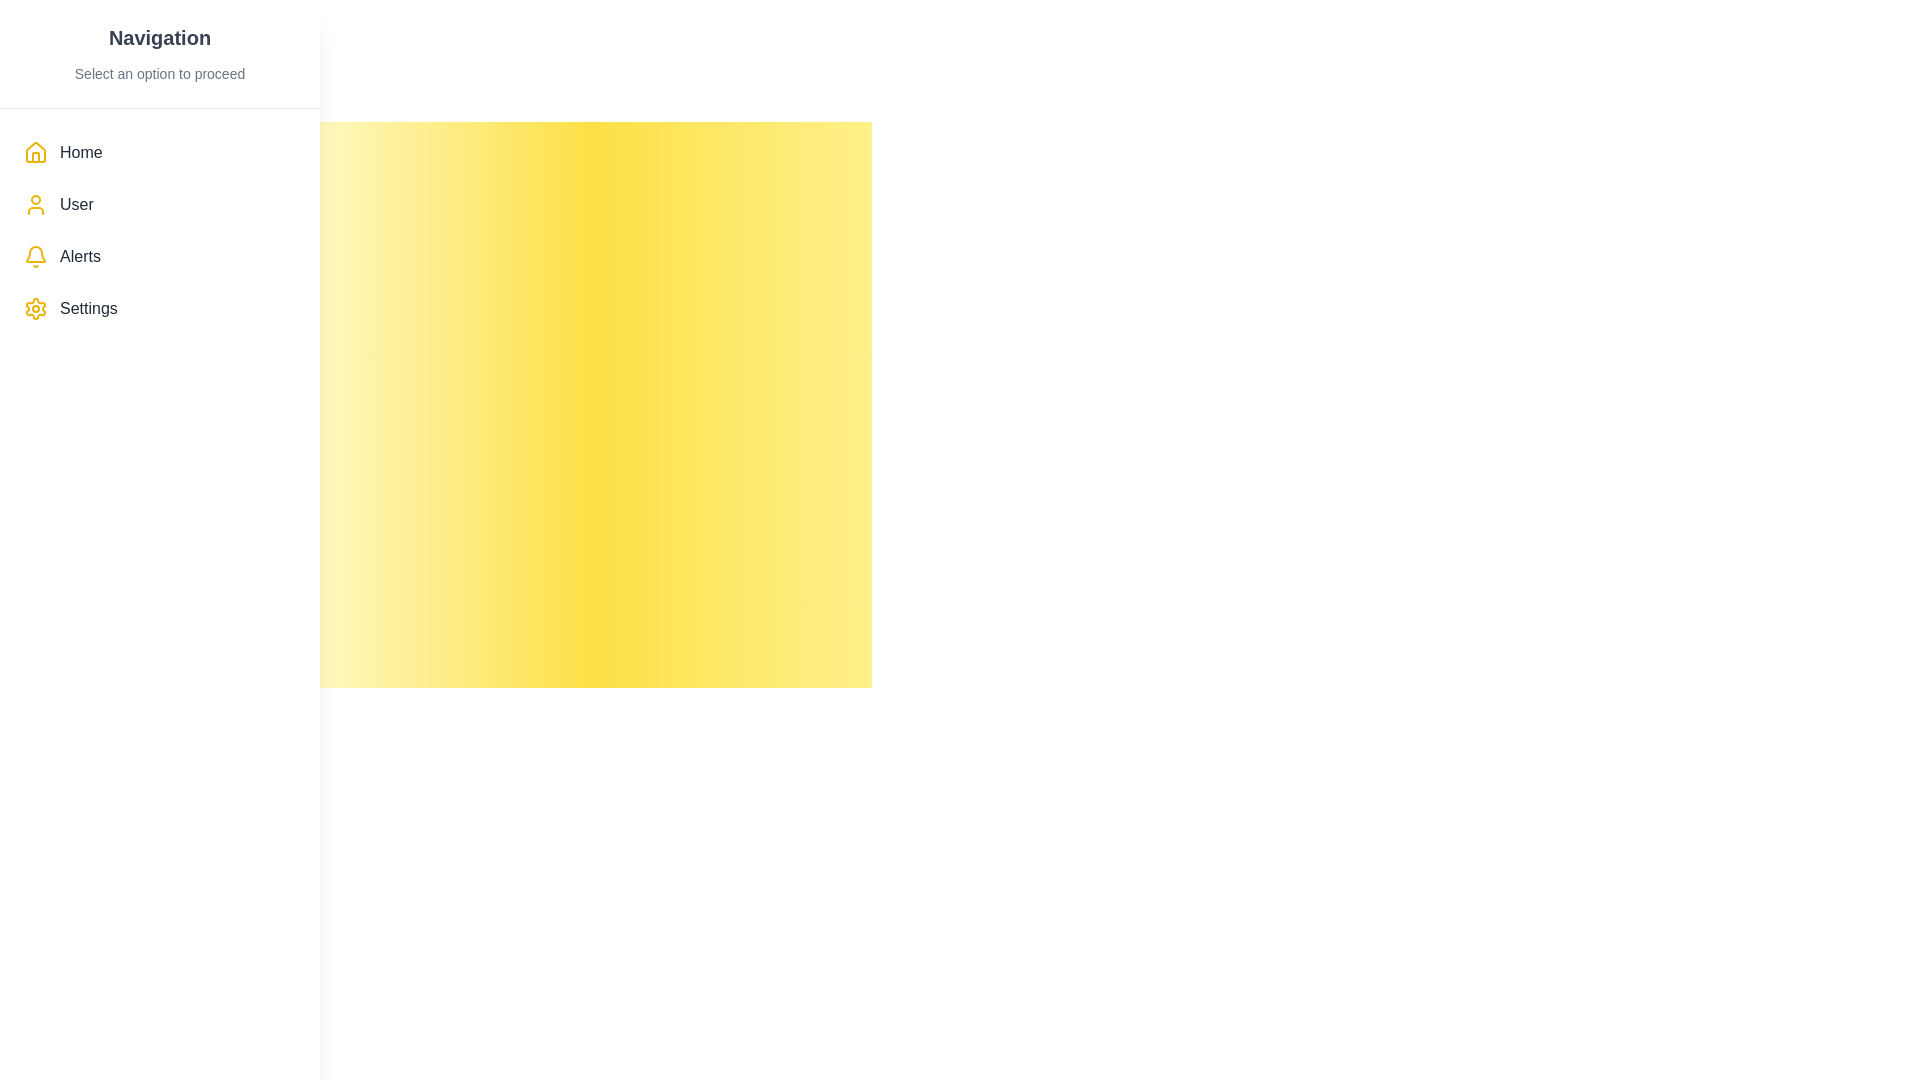  What do you see at coordinates (80, 152) in the screenshot?
I see `the 'Home' text label located in the vertical navigation menu` at bounding box center [80, 152].